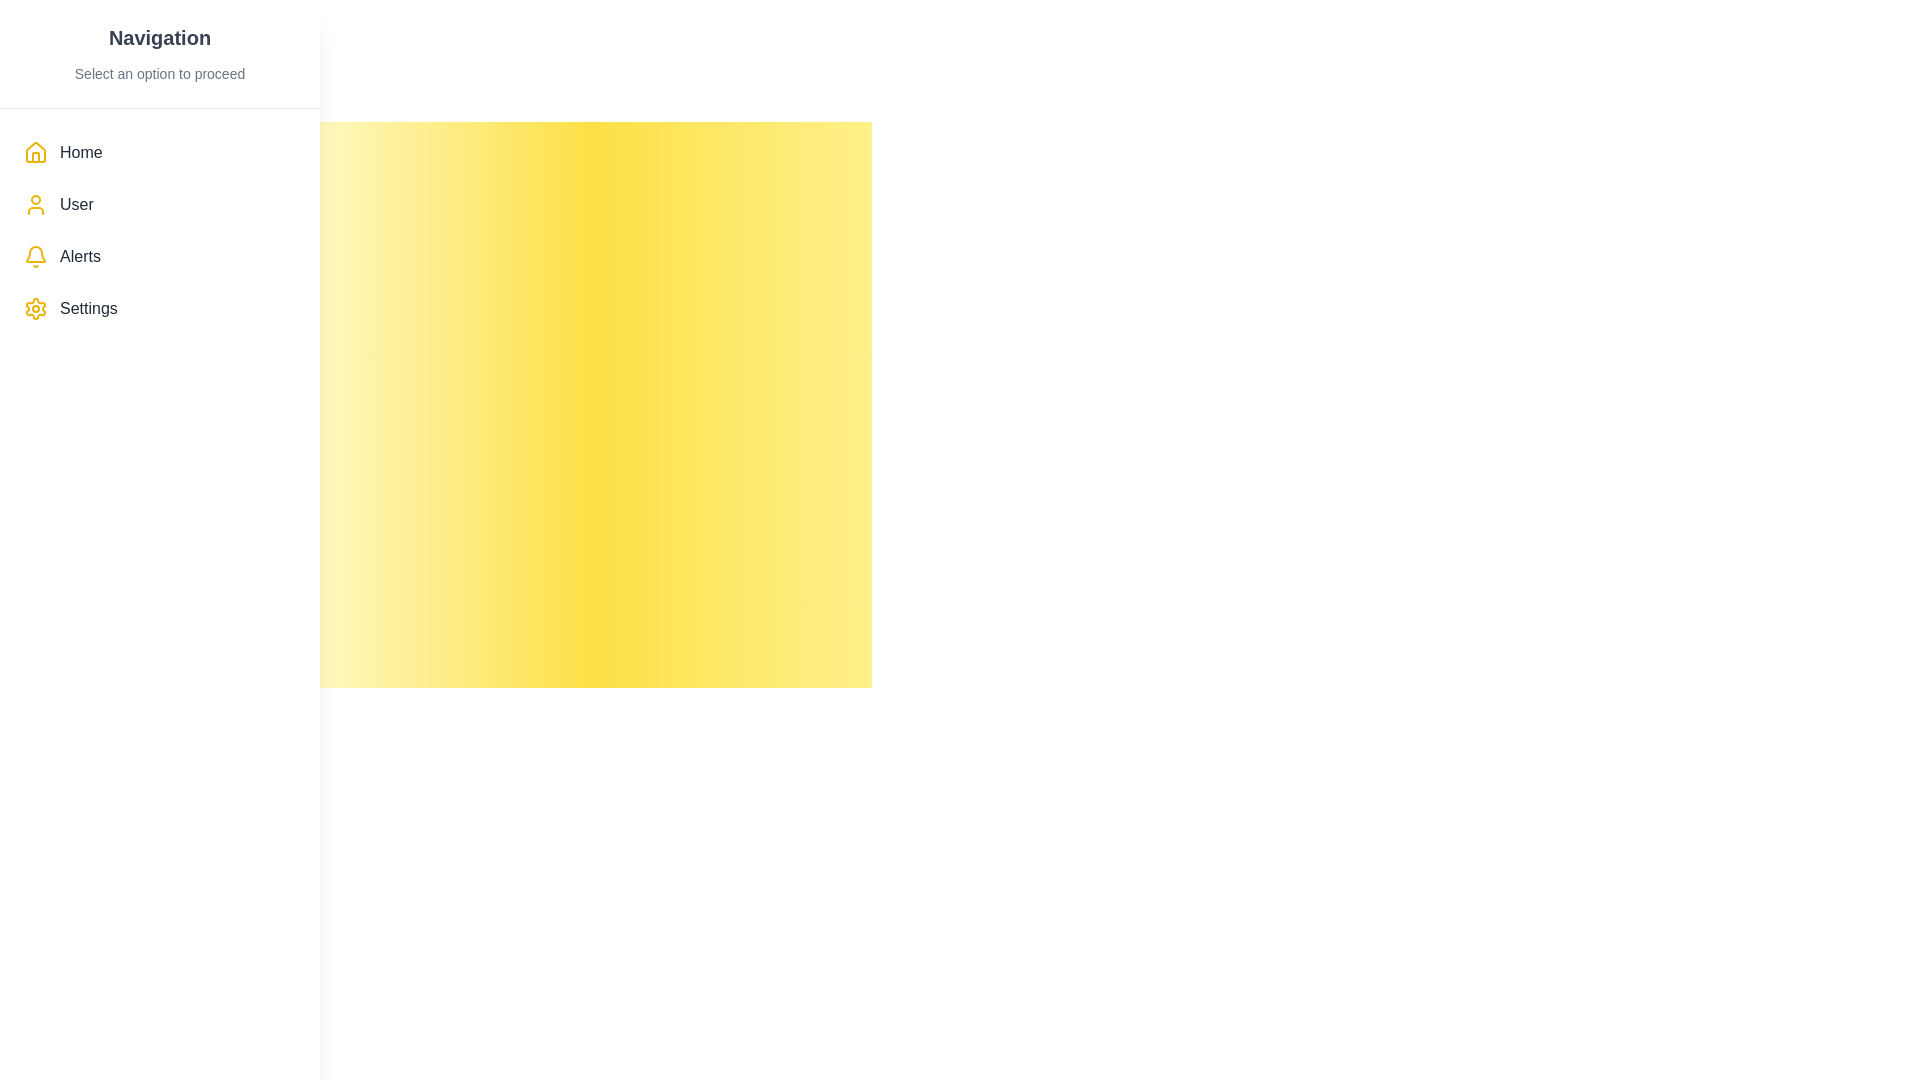  What do you see at coordinates (80, 152) in the screenshot?
I see `the 'Home' text label located in the vertical navigation menu` at bounding box center [80, 152].